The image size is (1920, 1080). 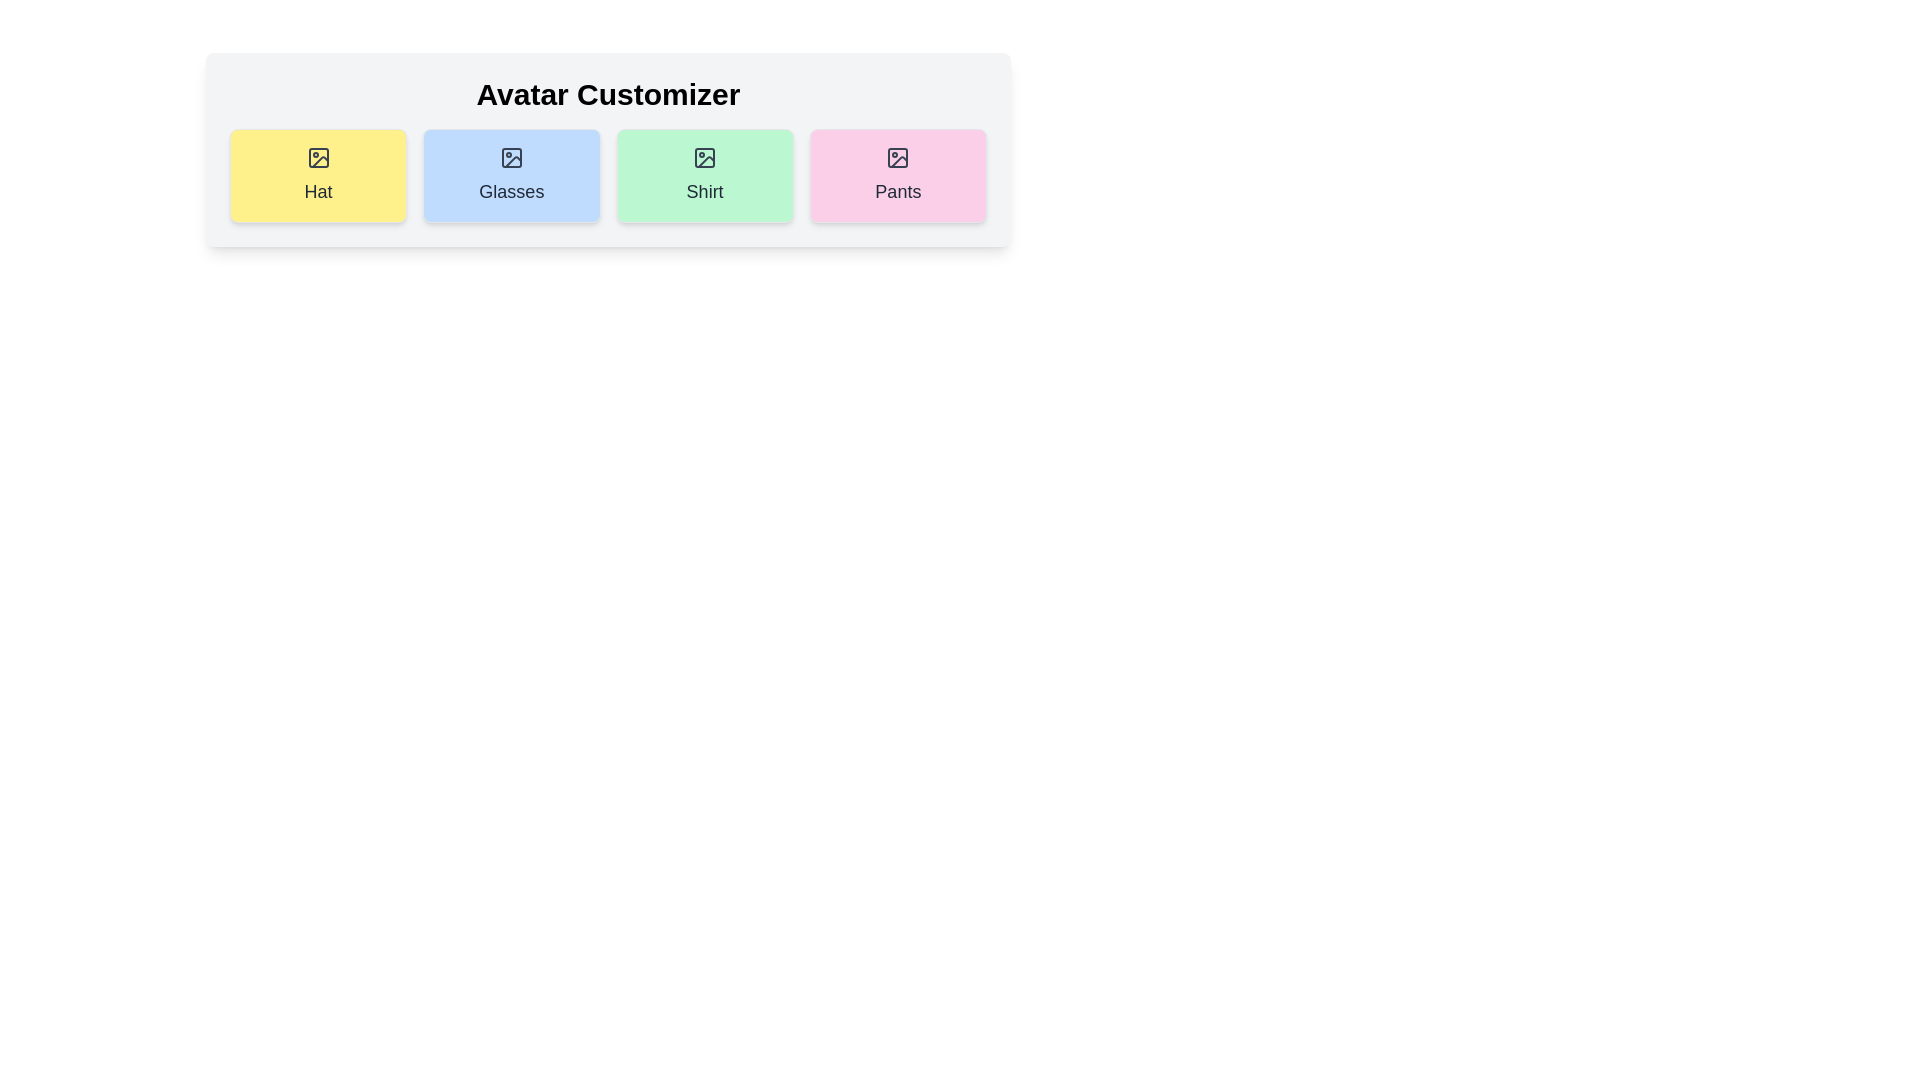 I want to click on label for the shirt option in the avatar customization interface, located in the third column under 'Avatar Customizer', so click(x=705, y=192).